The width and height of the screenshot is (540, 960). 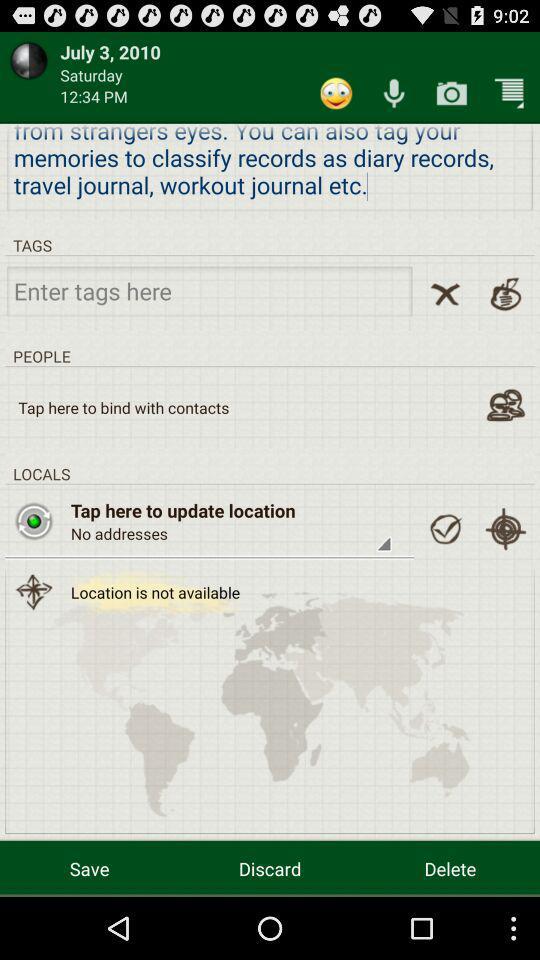 What do you see at coordinates (394, 99) in the screenshot?
I see `the microphone icon` at bounding box center [394, 99].